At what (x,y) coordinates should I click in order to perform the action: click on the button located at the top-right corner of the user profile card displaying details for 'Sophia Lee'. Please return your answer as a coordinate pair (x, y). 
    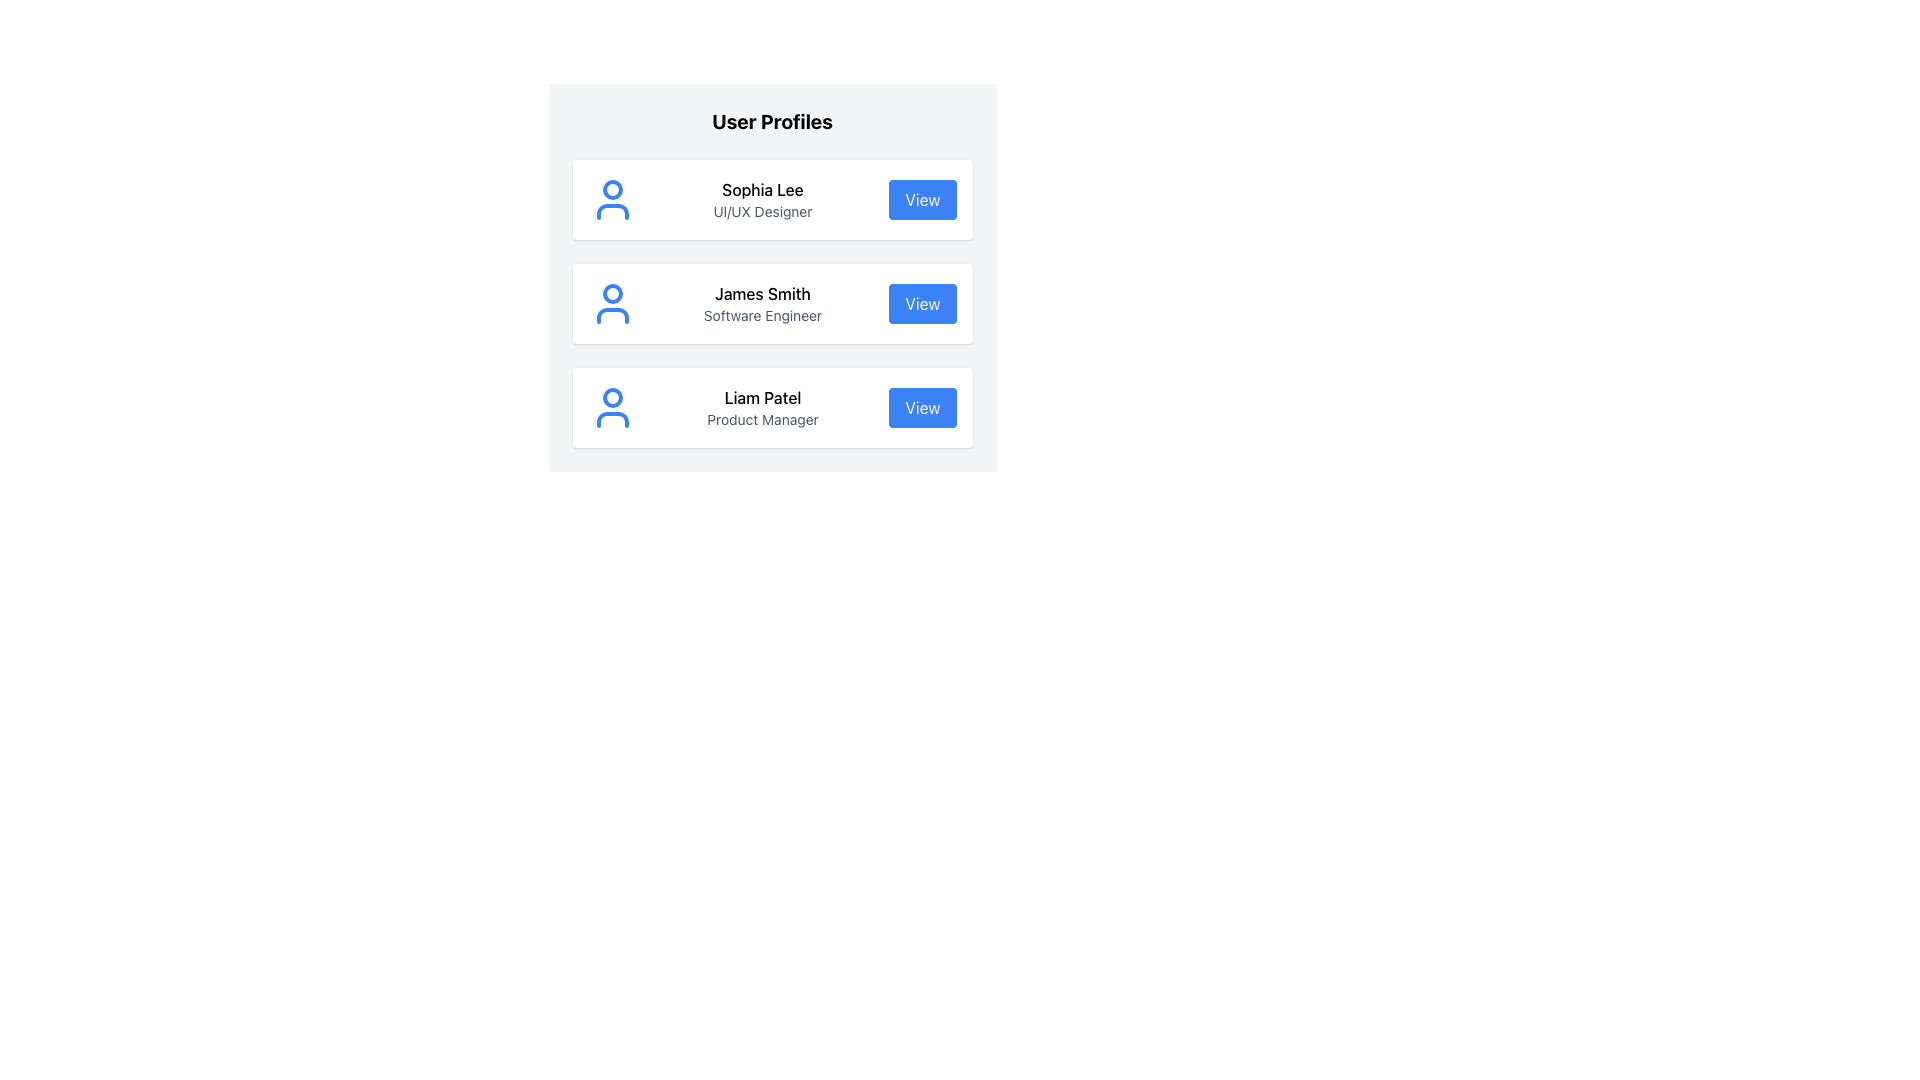
    Looking at the image, I should click on (921, 200).